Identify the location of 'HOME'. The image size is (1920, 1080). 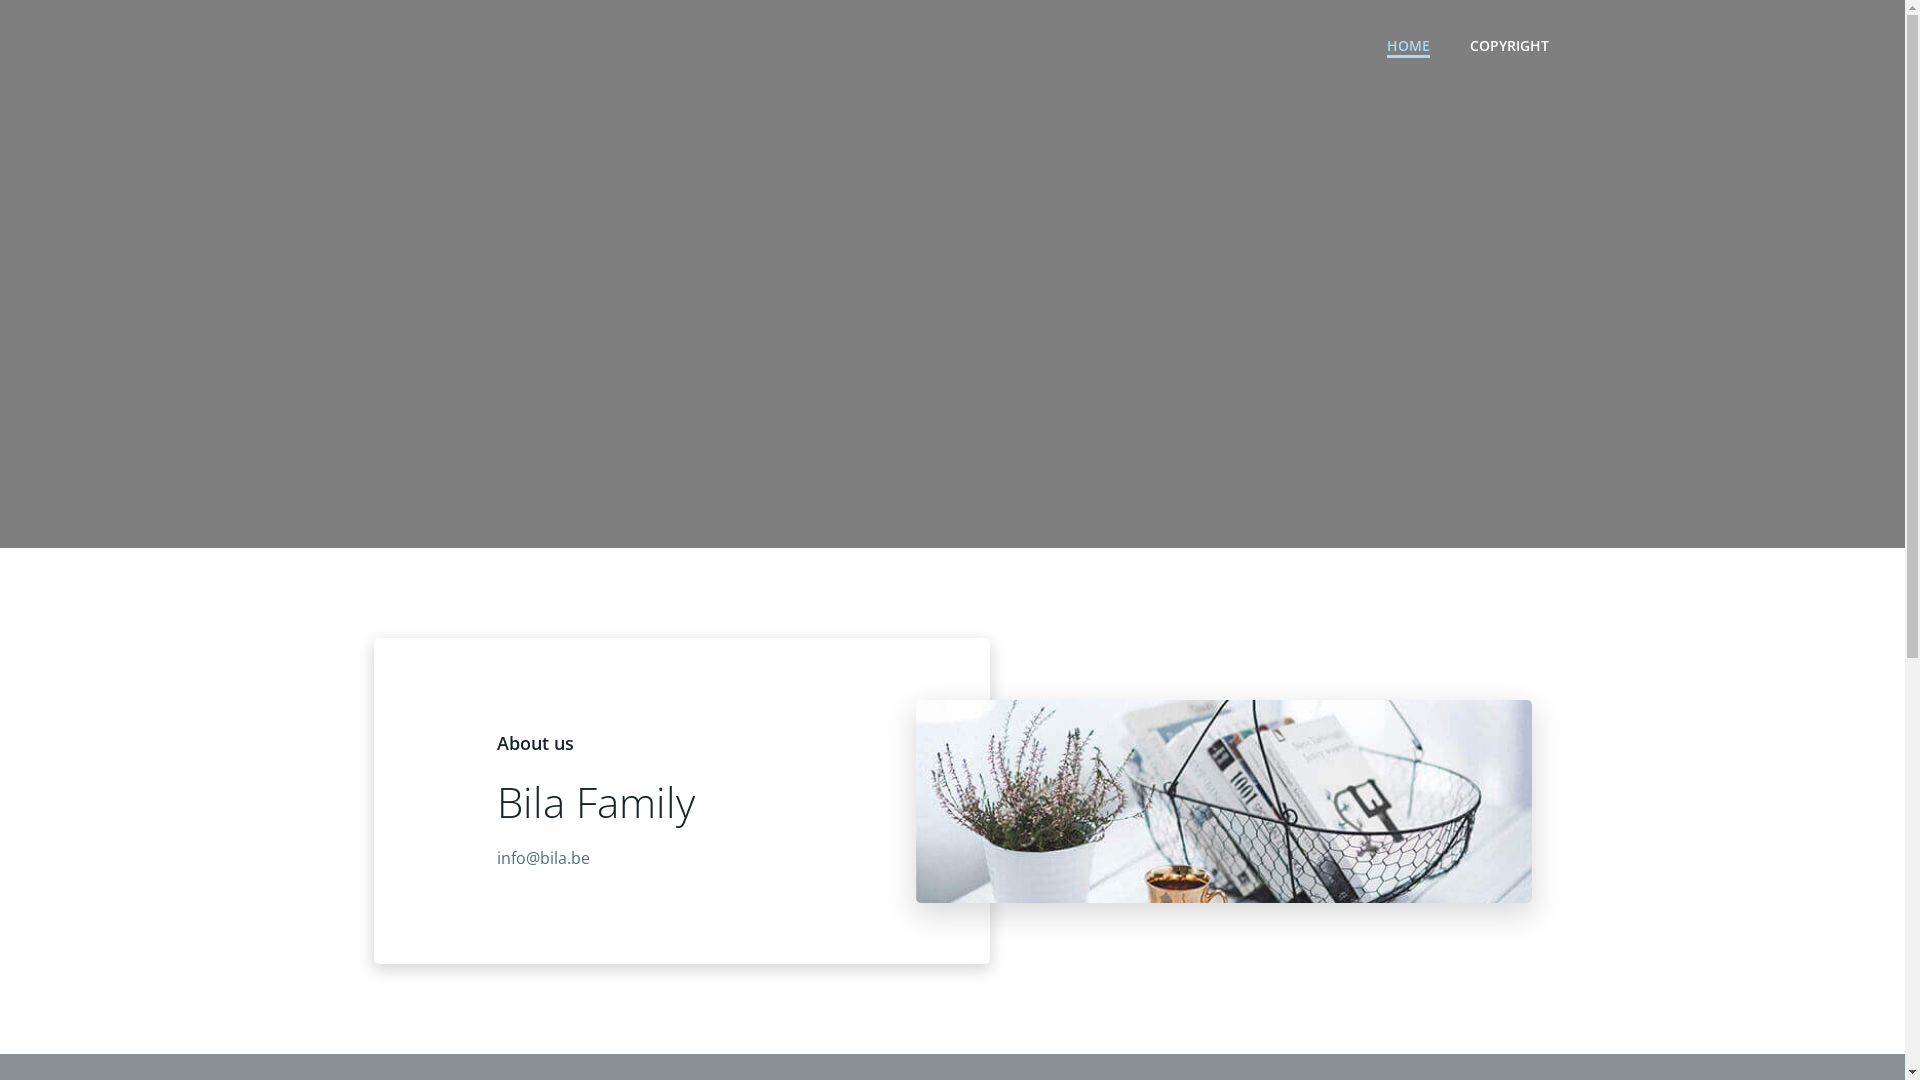
(1406, 44).